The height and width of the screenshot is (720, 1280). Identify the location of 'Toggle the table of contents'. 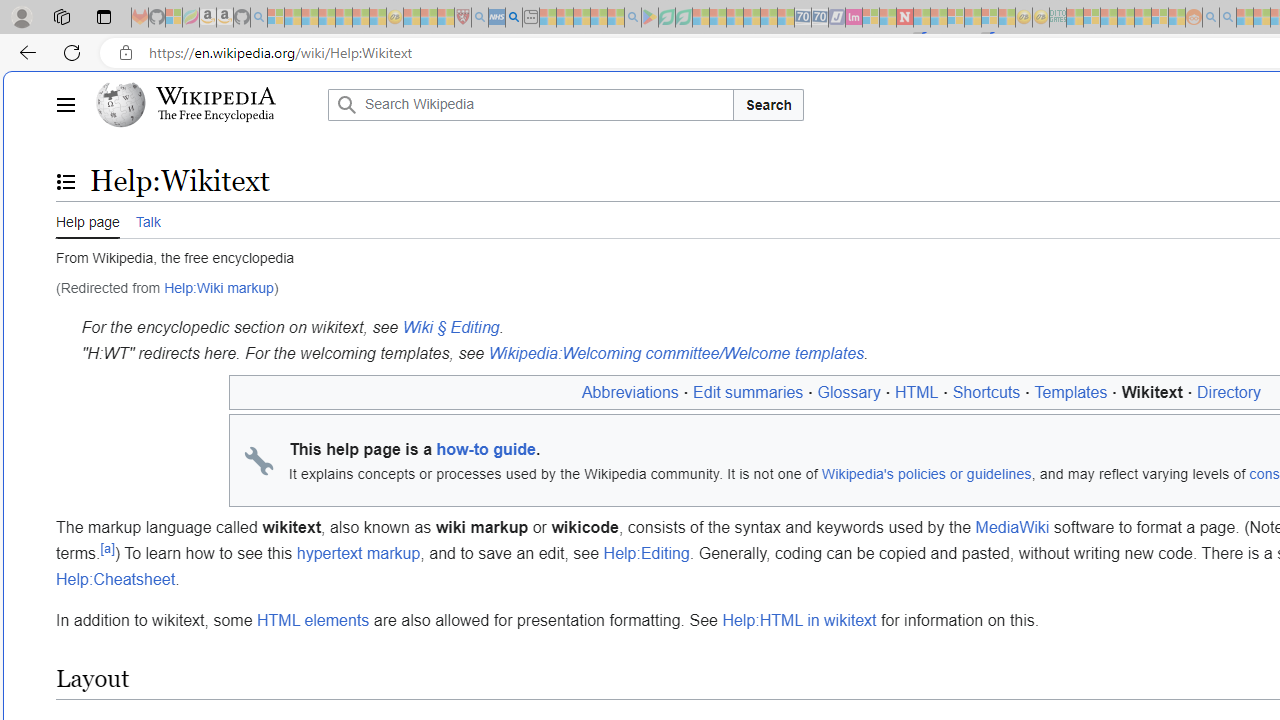
(65, 181).